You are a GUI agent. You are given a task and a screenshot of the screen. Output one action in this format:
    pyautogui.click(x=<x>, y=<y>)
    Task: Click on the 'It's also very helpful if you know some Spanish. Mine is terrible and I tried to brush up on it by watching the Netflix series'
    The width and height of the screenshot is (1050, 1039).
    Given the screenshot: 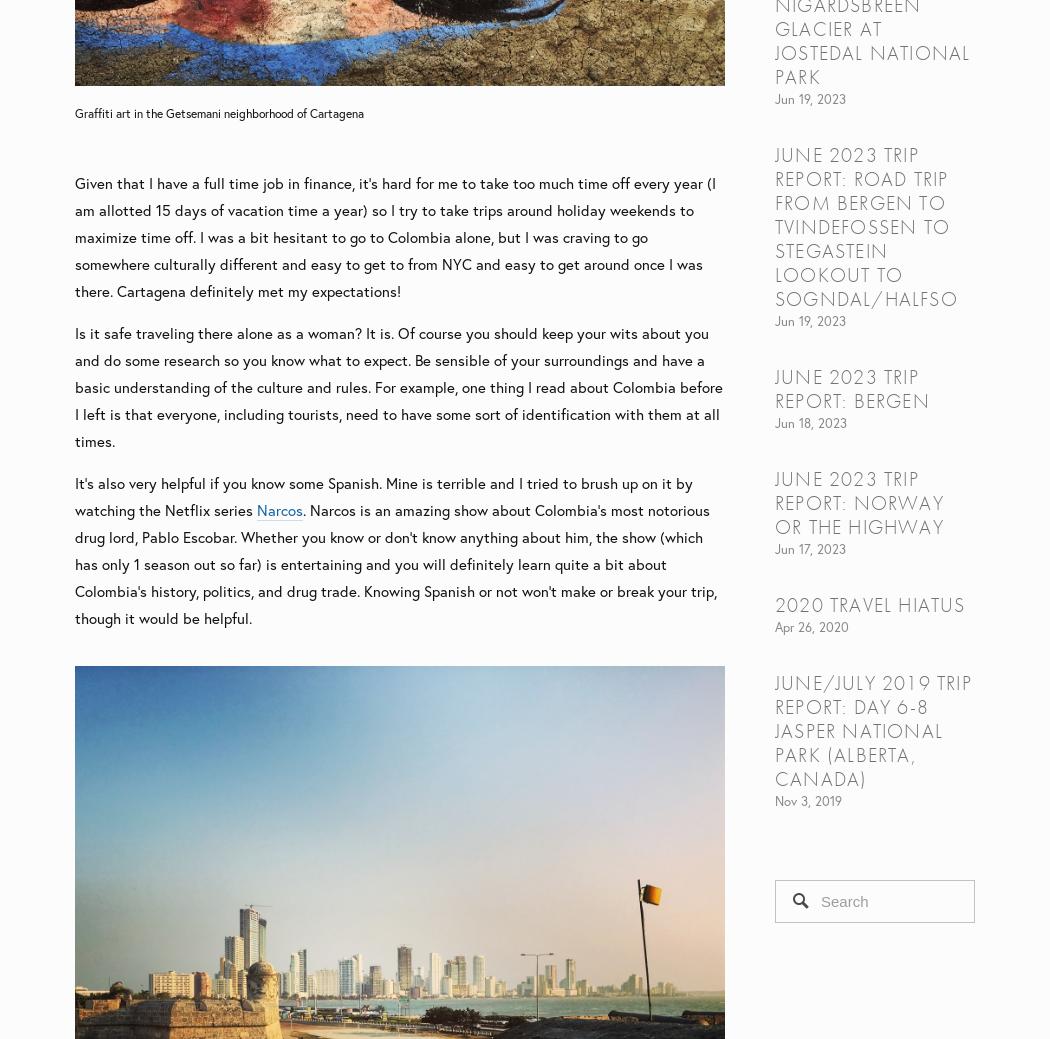 What is the action you would take?
    pyautogui.click(x=383, y=495)
    